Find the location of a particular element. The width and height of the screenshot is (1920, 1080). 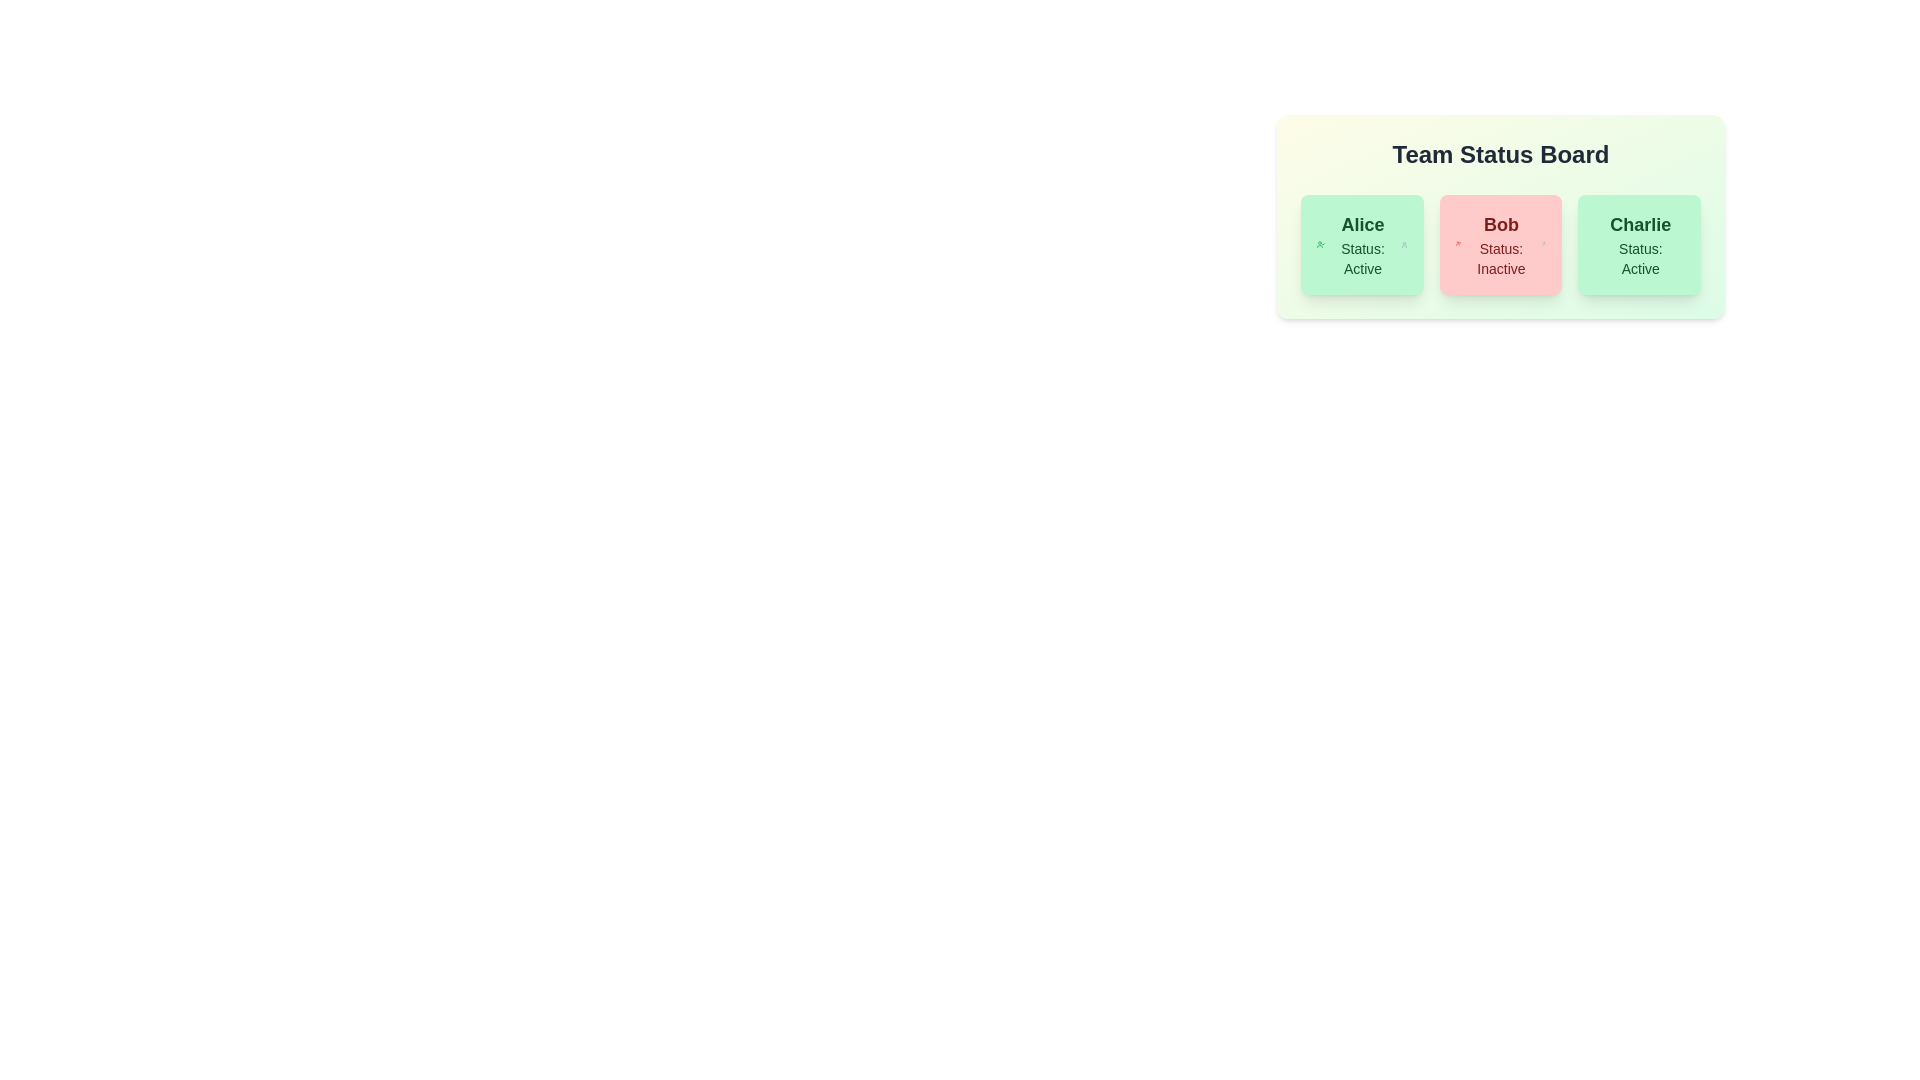

the card of Alice to view their information is located at coordinates (1361, 244).